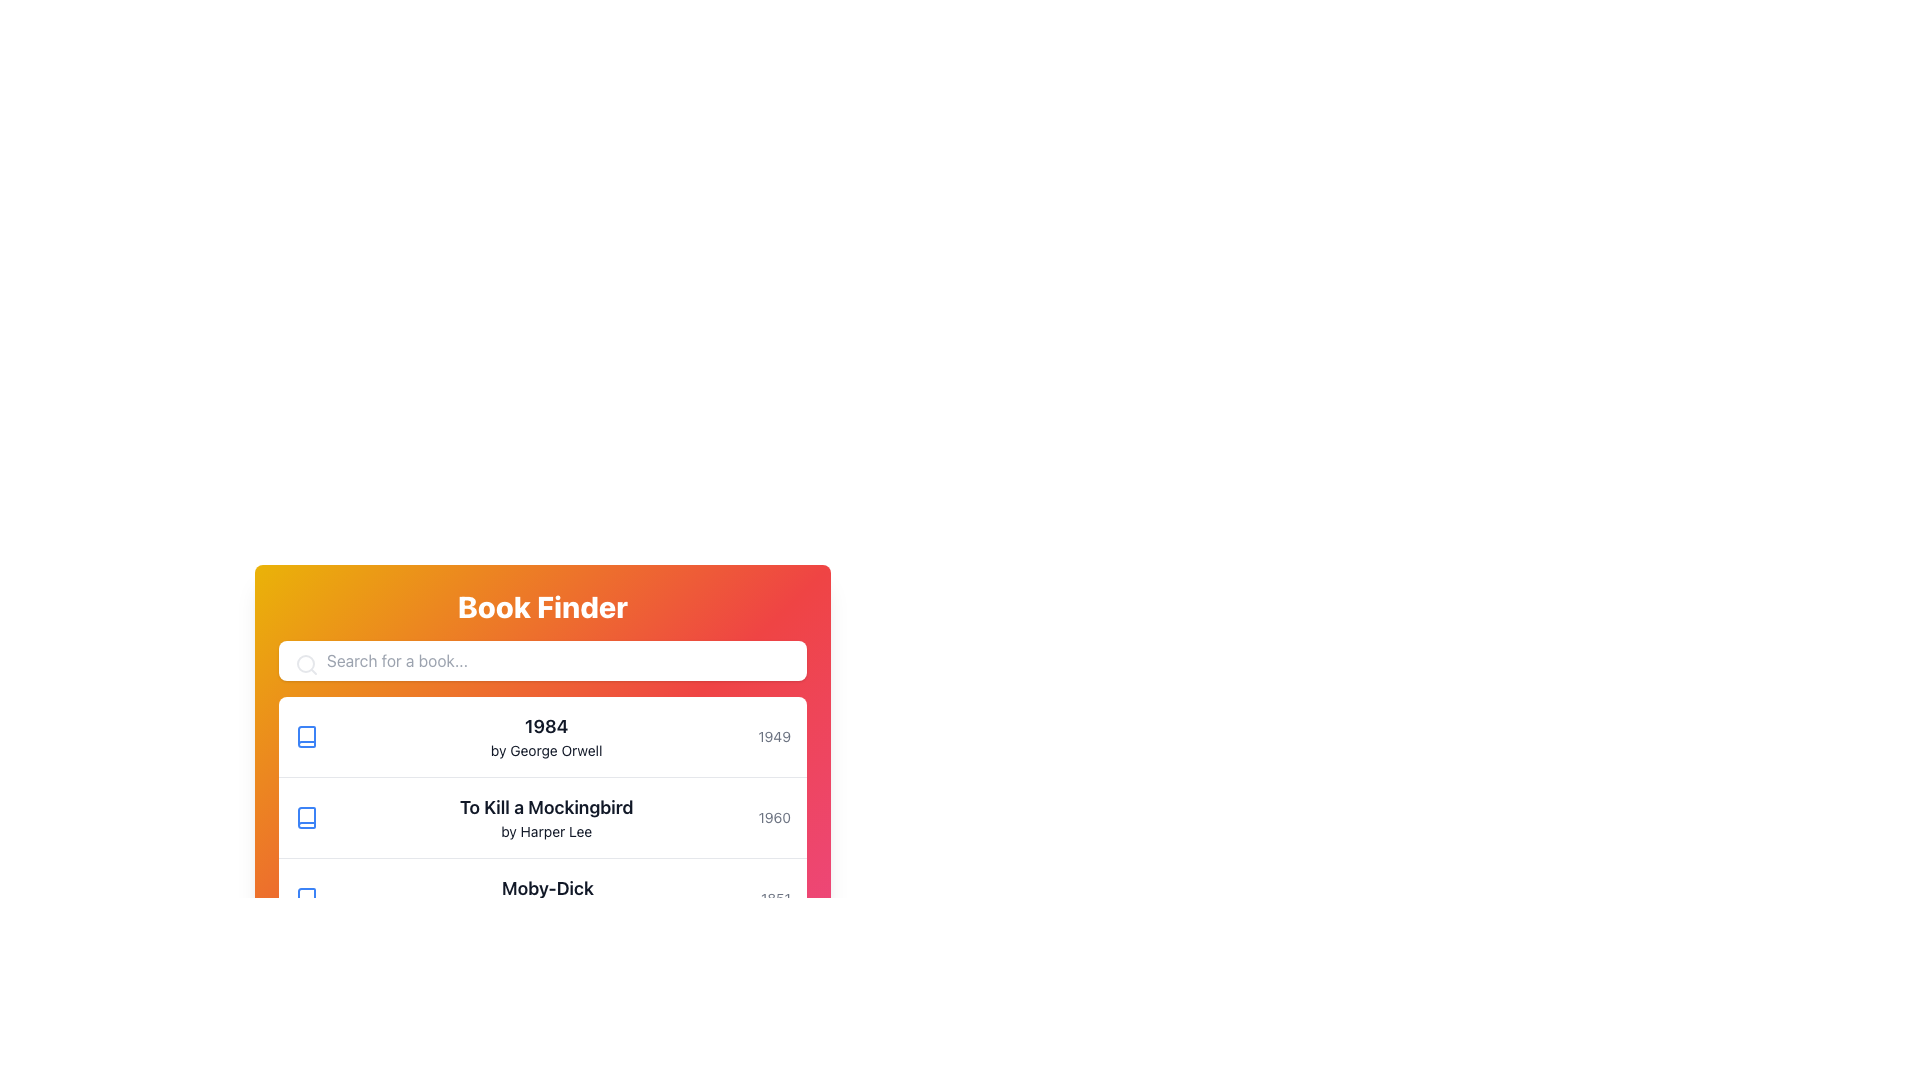 Image resolution: width=1920 pixels, height=1080 pixels. Describe the element at coordinates (306, 897) in the screenshot. I see `the book icon associated with 'Moby-Dick'` at that location.